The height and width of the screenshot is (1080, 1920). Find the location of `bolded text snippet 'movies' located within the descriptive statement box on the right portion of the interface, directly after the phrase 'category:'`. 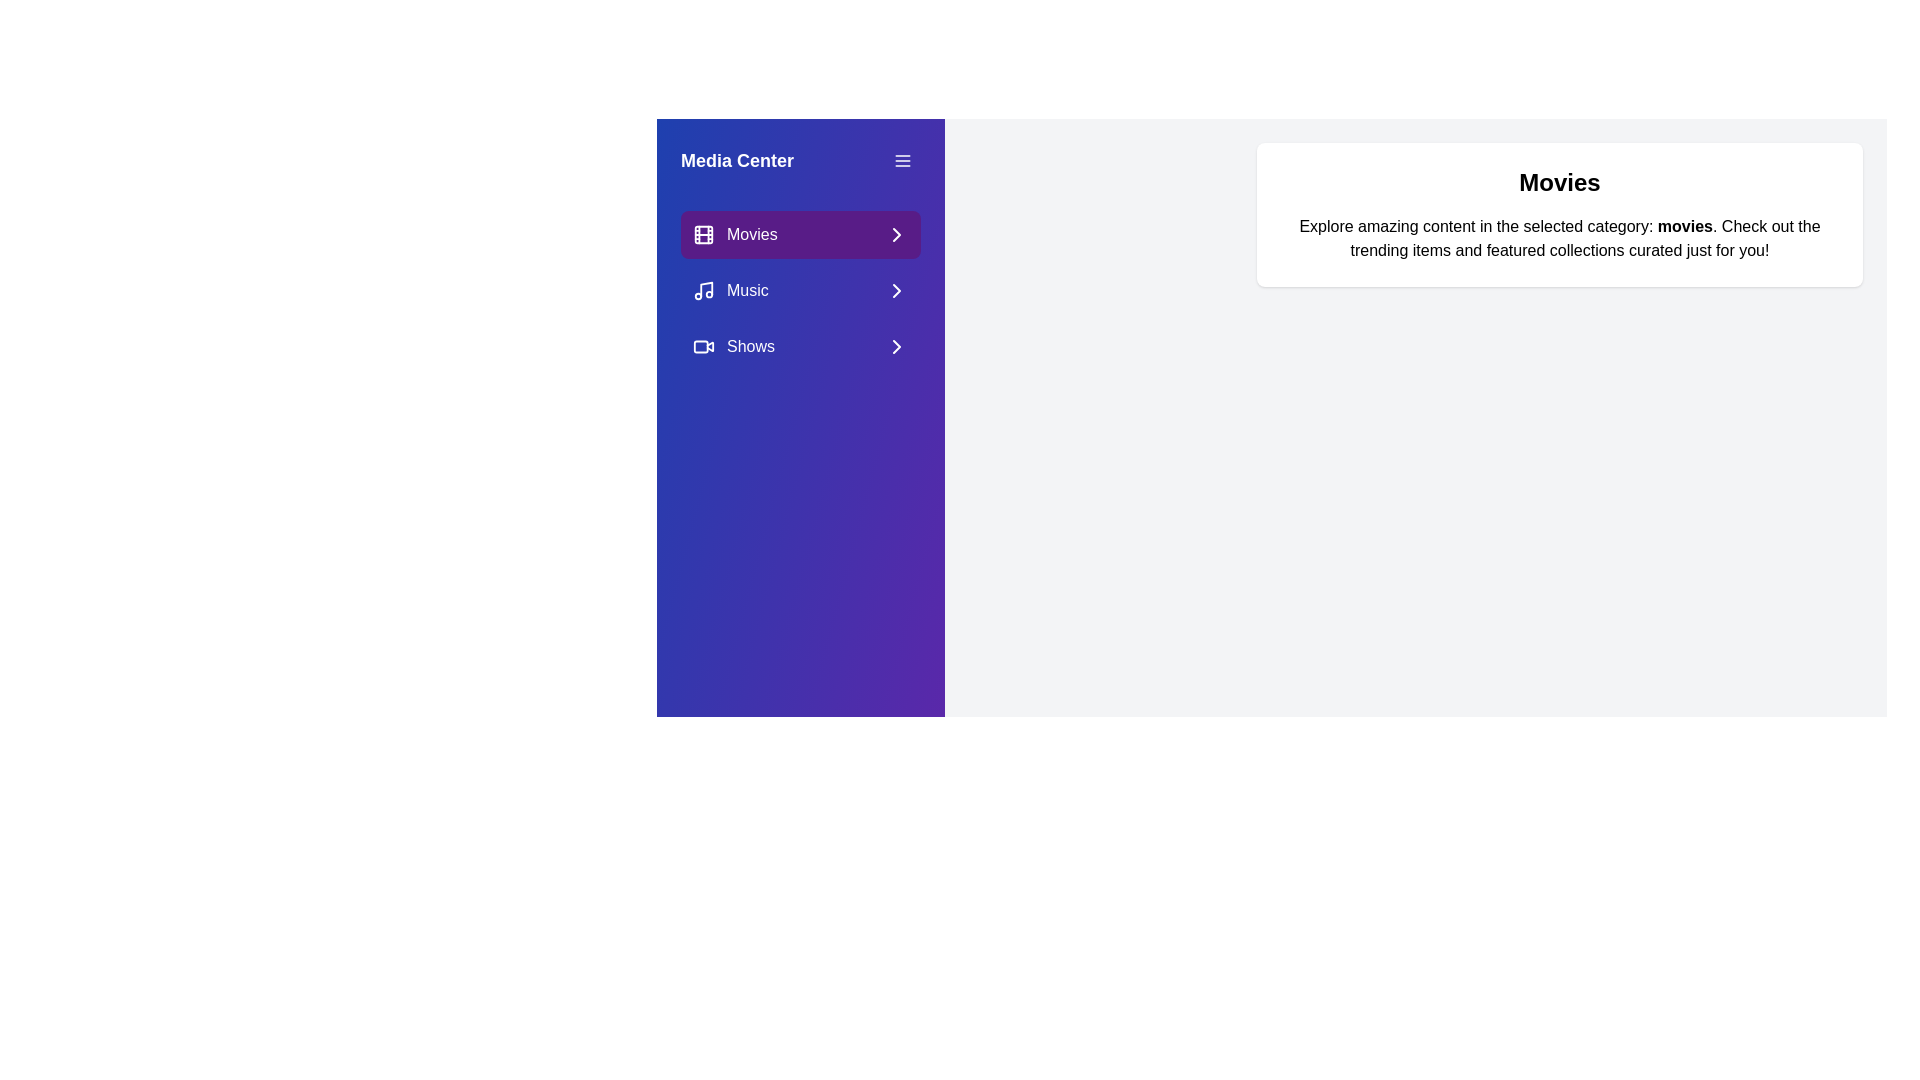

bolded text snippet 'movies' located within the descriptive statement box on the right portion of the interface, directly after the phrase 'category:' is located at coordinates (1684, 225).